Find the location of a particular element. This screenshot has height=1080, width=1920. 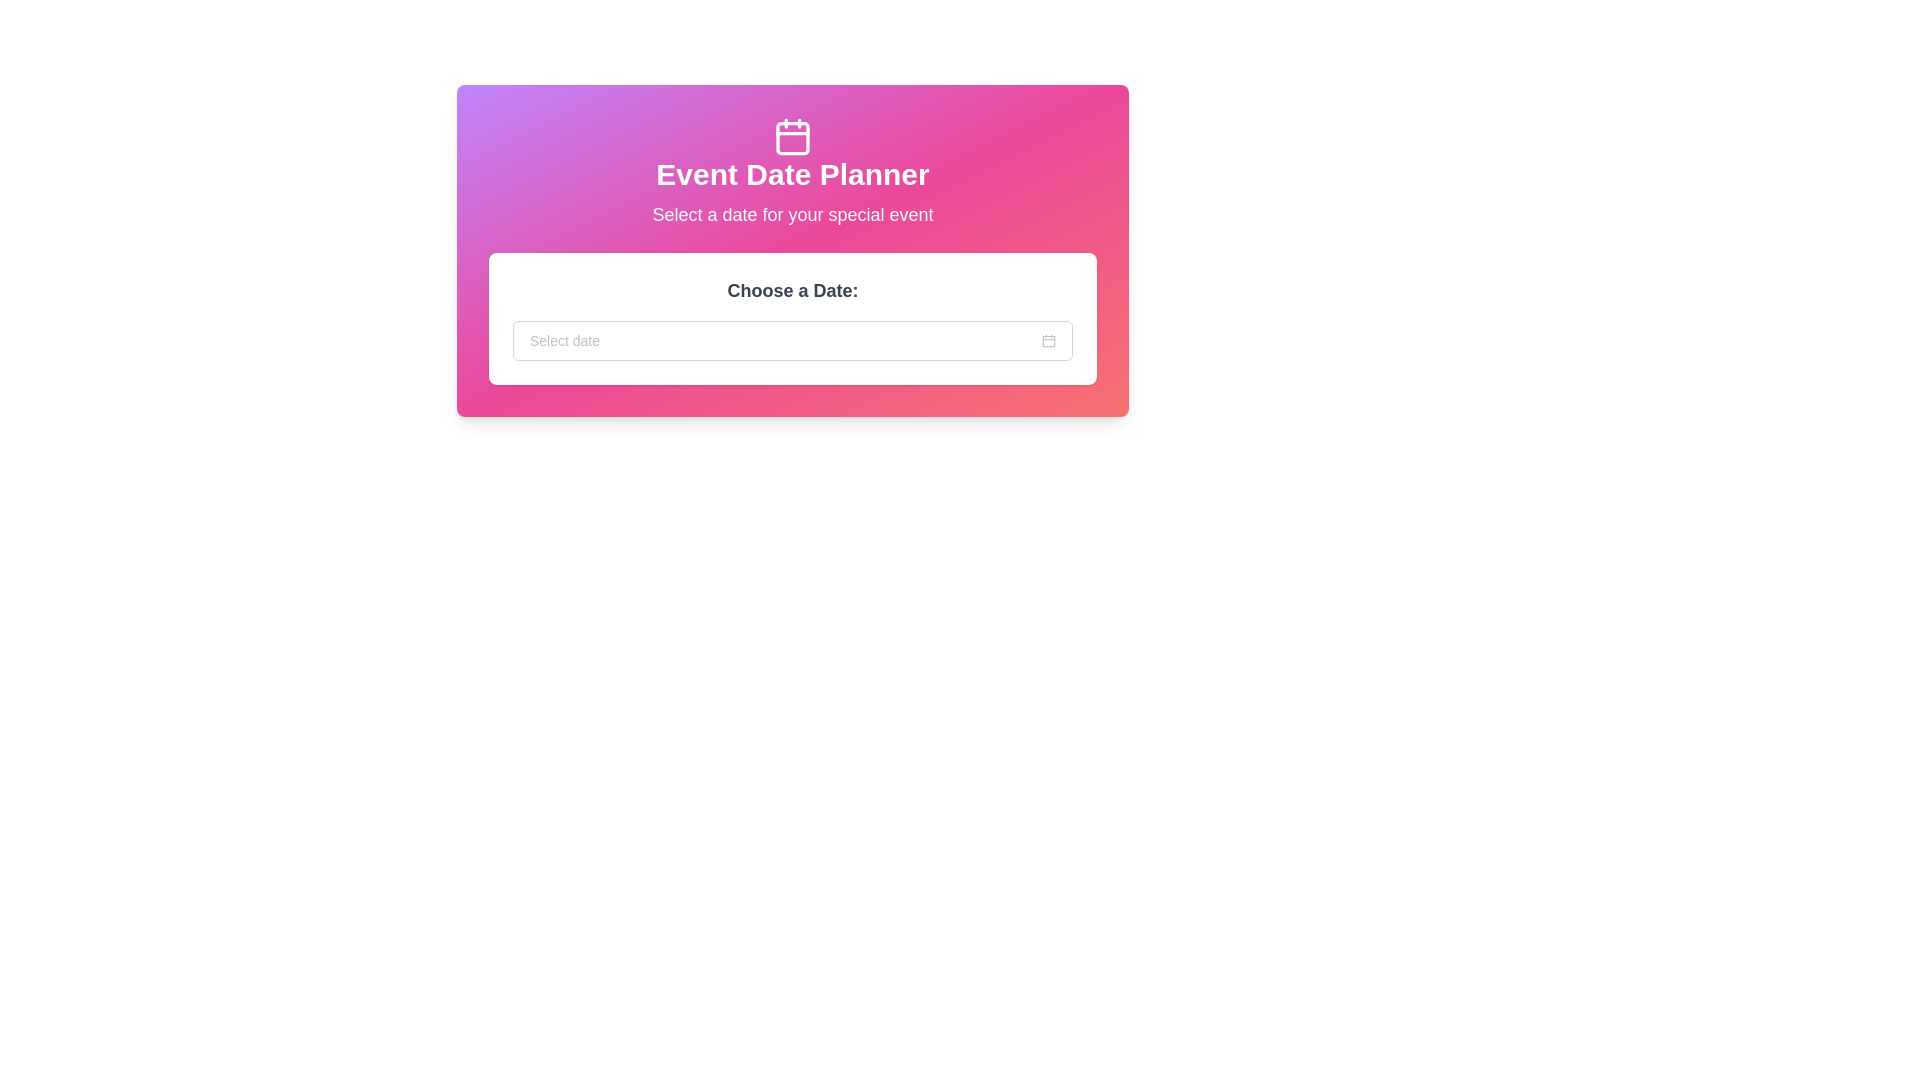

the Date picker input field with placeholder text 'Select date' for keyboard interaction is located at coordinates (791, 339).